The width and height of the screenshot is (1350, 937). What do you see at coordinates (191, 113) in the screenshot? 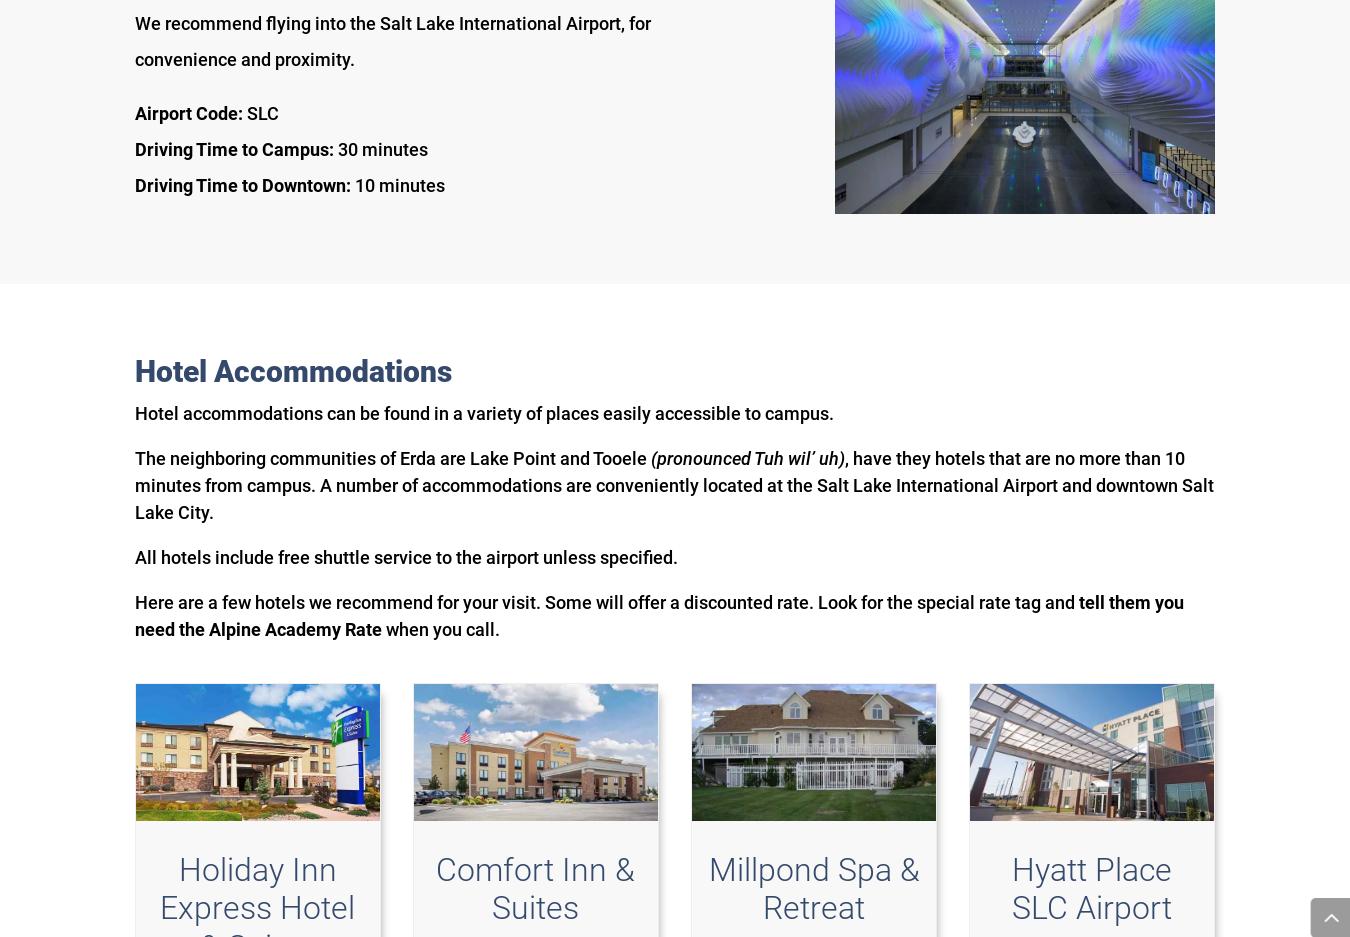
I see `'Airport Code:'` at bounding box center [191, 113].